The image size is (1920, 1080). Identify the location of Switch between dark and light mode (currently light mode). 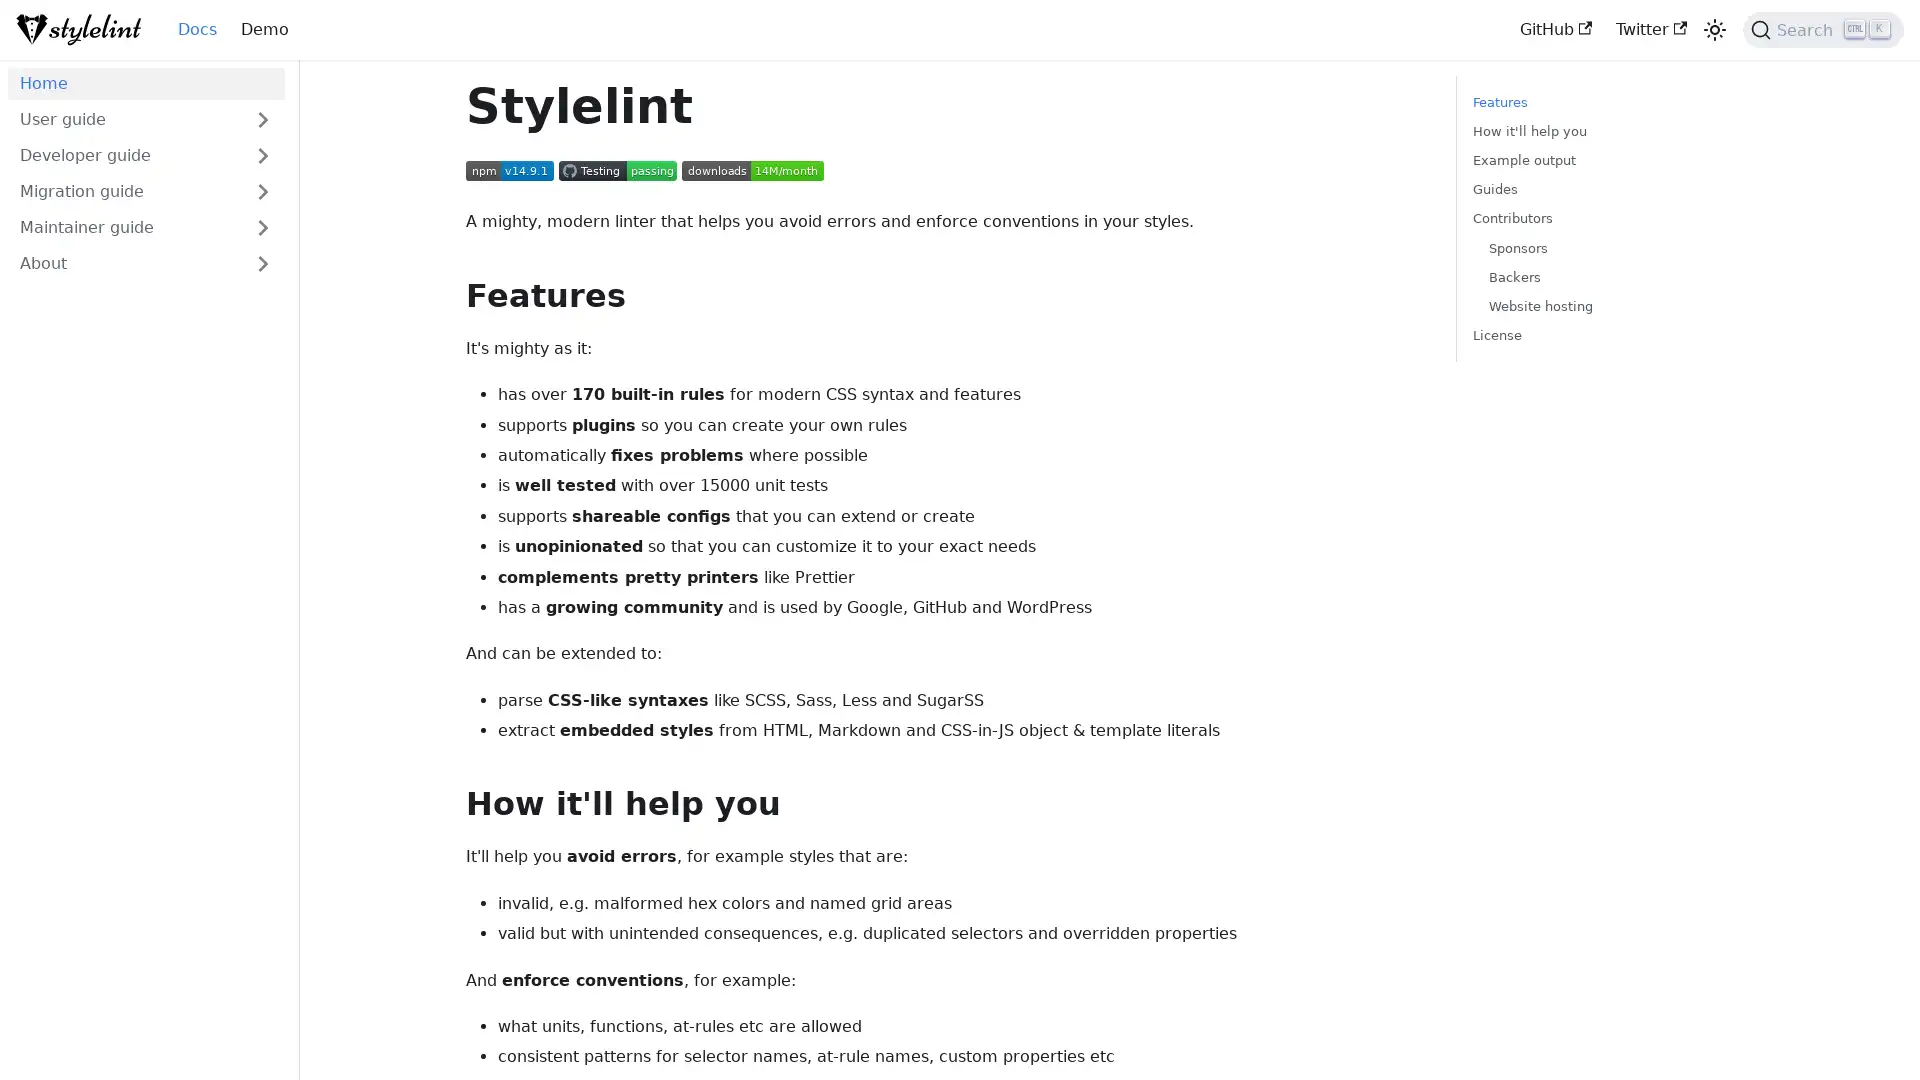
(1713, 30).